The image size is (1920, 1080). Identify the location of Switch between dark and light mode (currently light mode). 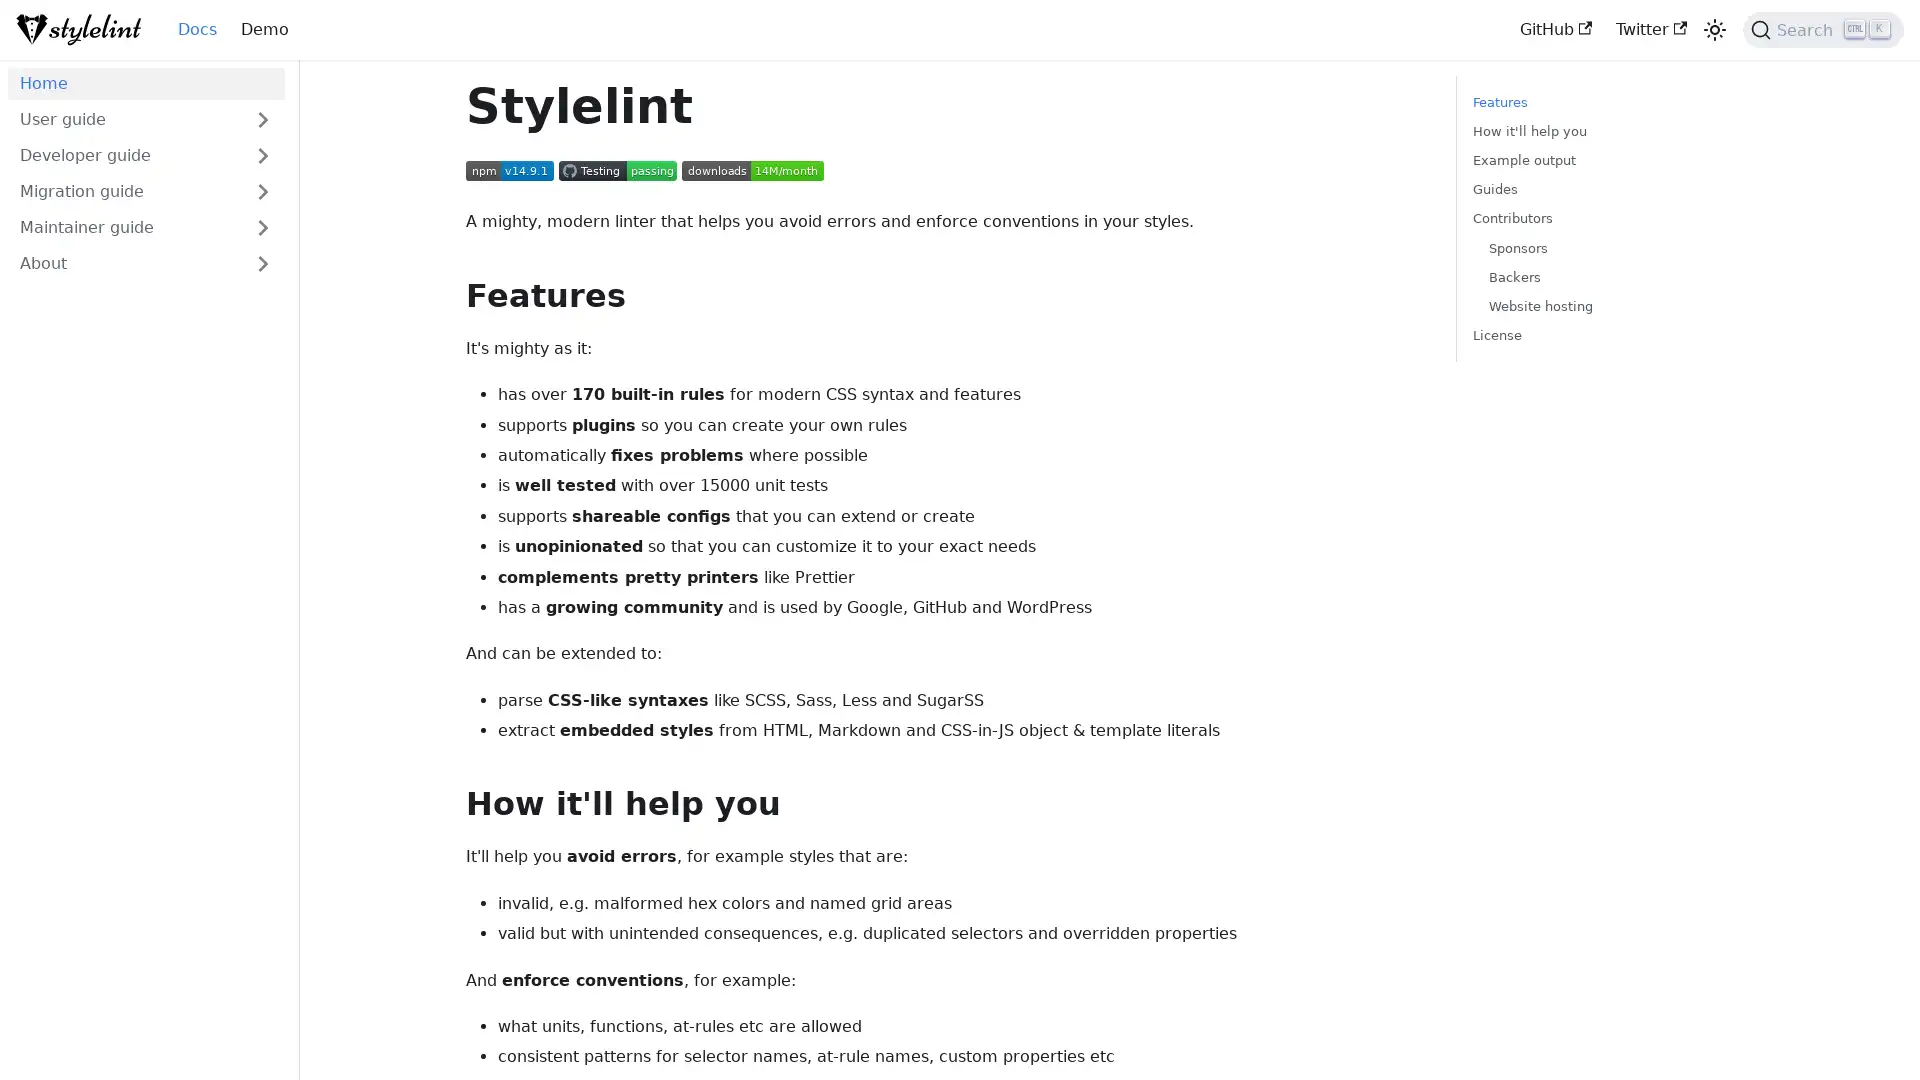
(1713, 30).